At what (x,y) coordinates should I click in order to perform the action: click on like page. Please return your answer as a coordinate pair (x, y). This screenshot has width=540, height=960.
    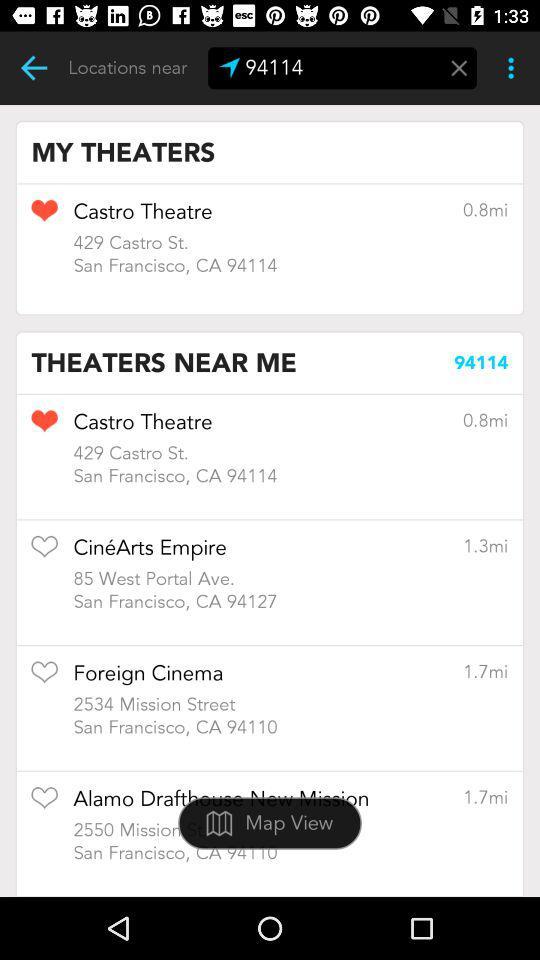
    Looking at the image, I should click on (44, 553).